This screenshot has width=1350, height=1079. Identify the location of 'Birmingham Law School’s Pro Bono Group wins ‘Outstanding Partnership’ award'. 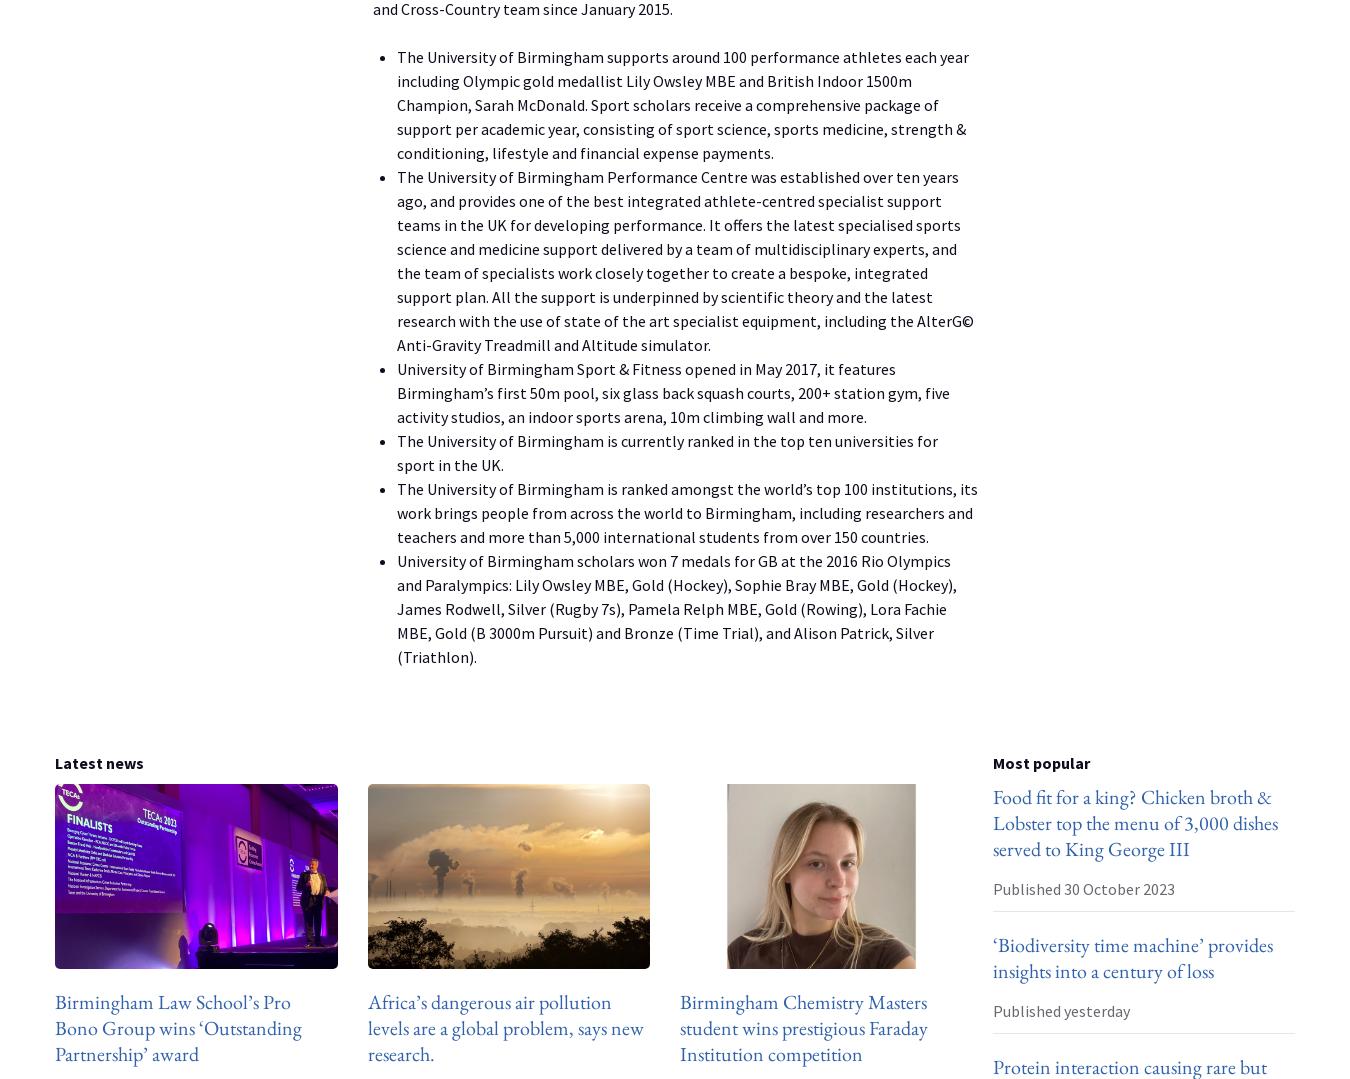
(178, 1026).